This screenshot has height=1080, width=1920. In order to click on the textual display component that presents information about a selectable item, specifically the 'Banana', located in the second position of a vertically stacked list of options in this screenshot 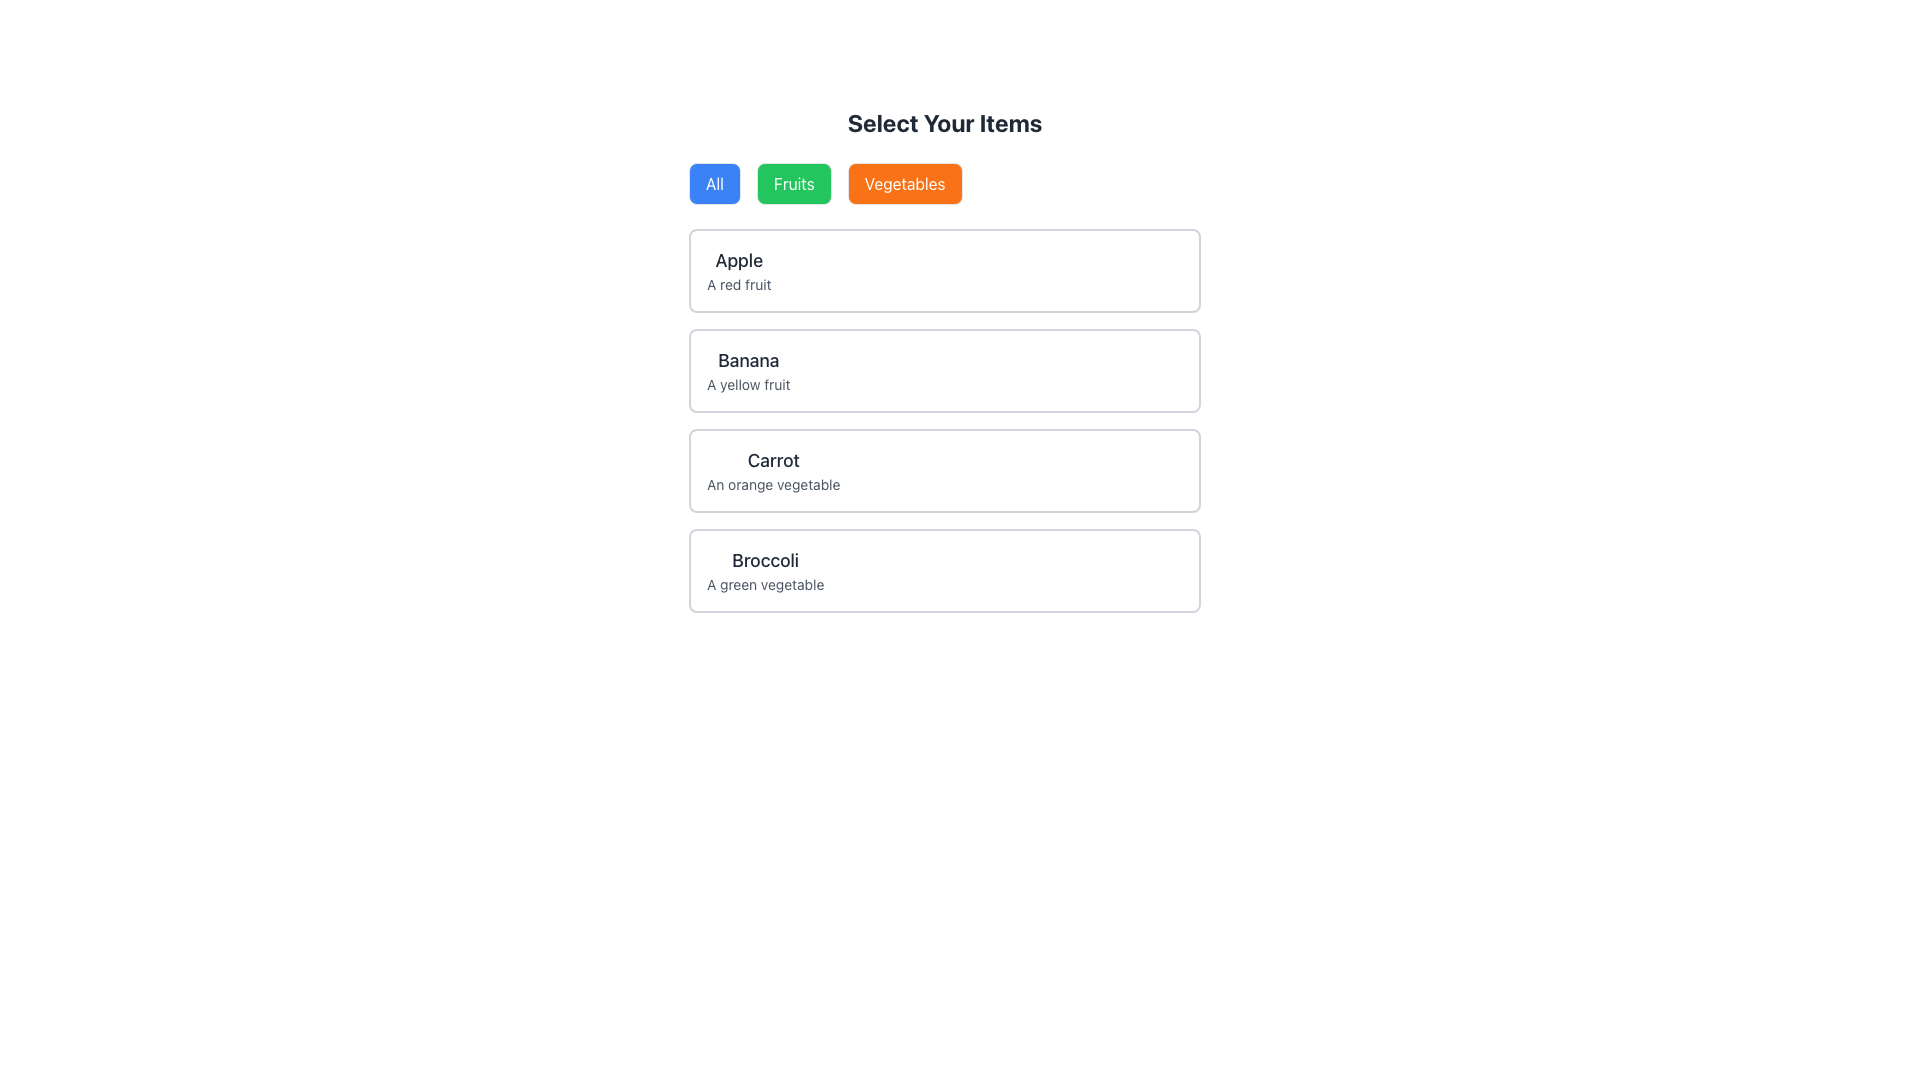, I will do `click(747, 370)`.